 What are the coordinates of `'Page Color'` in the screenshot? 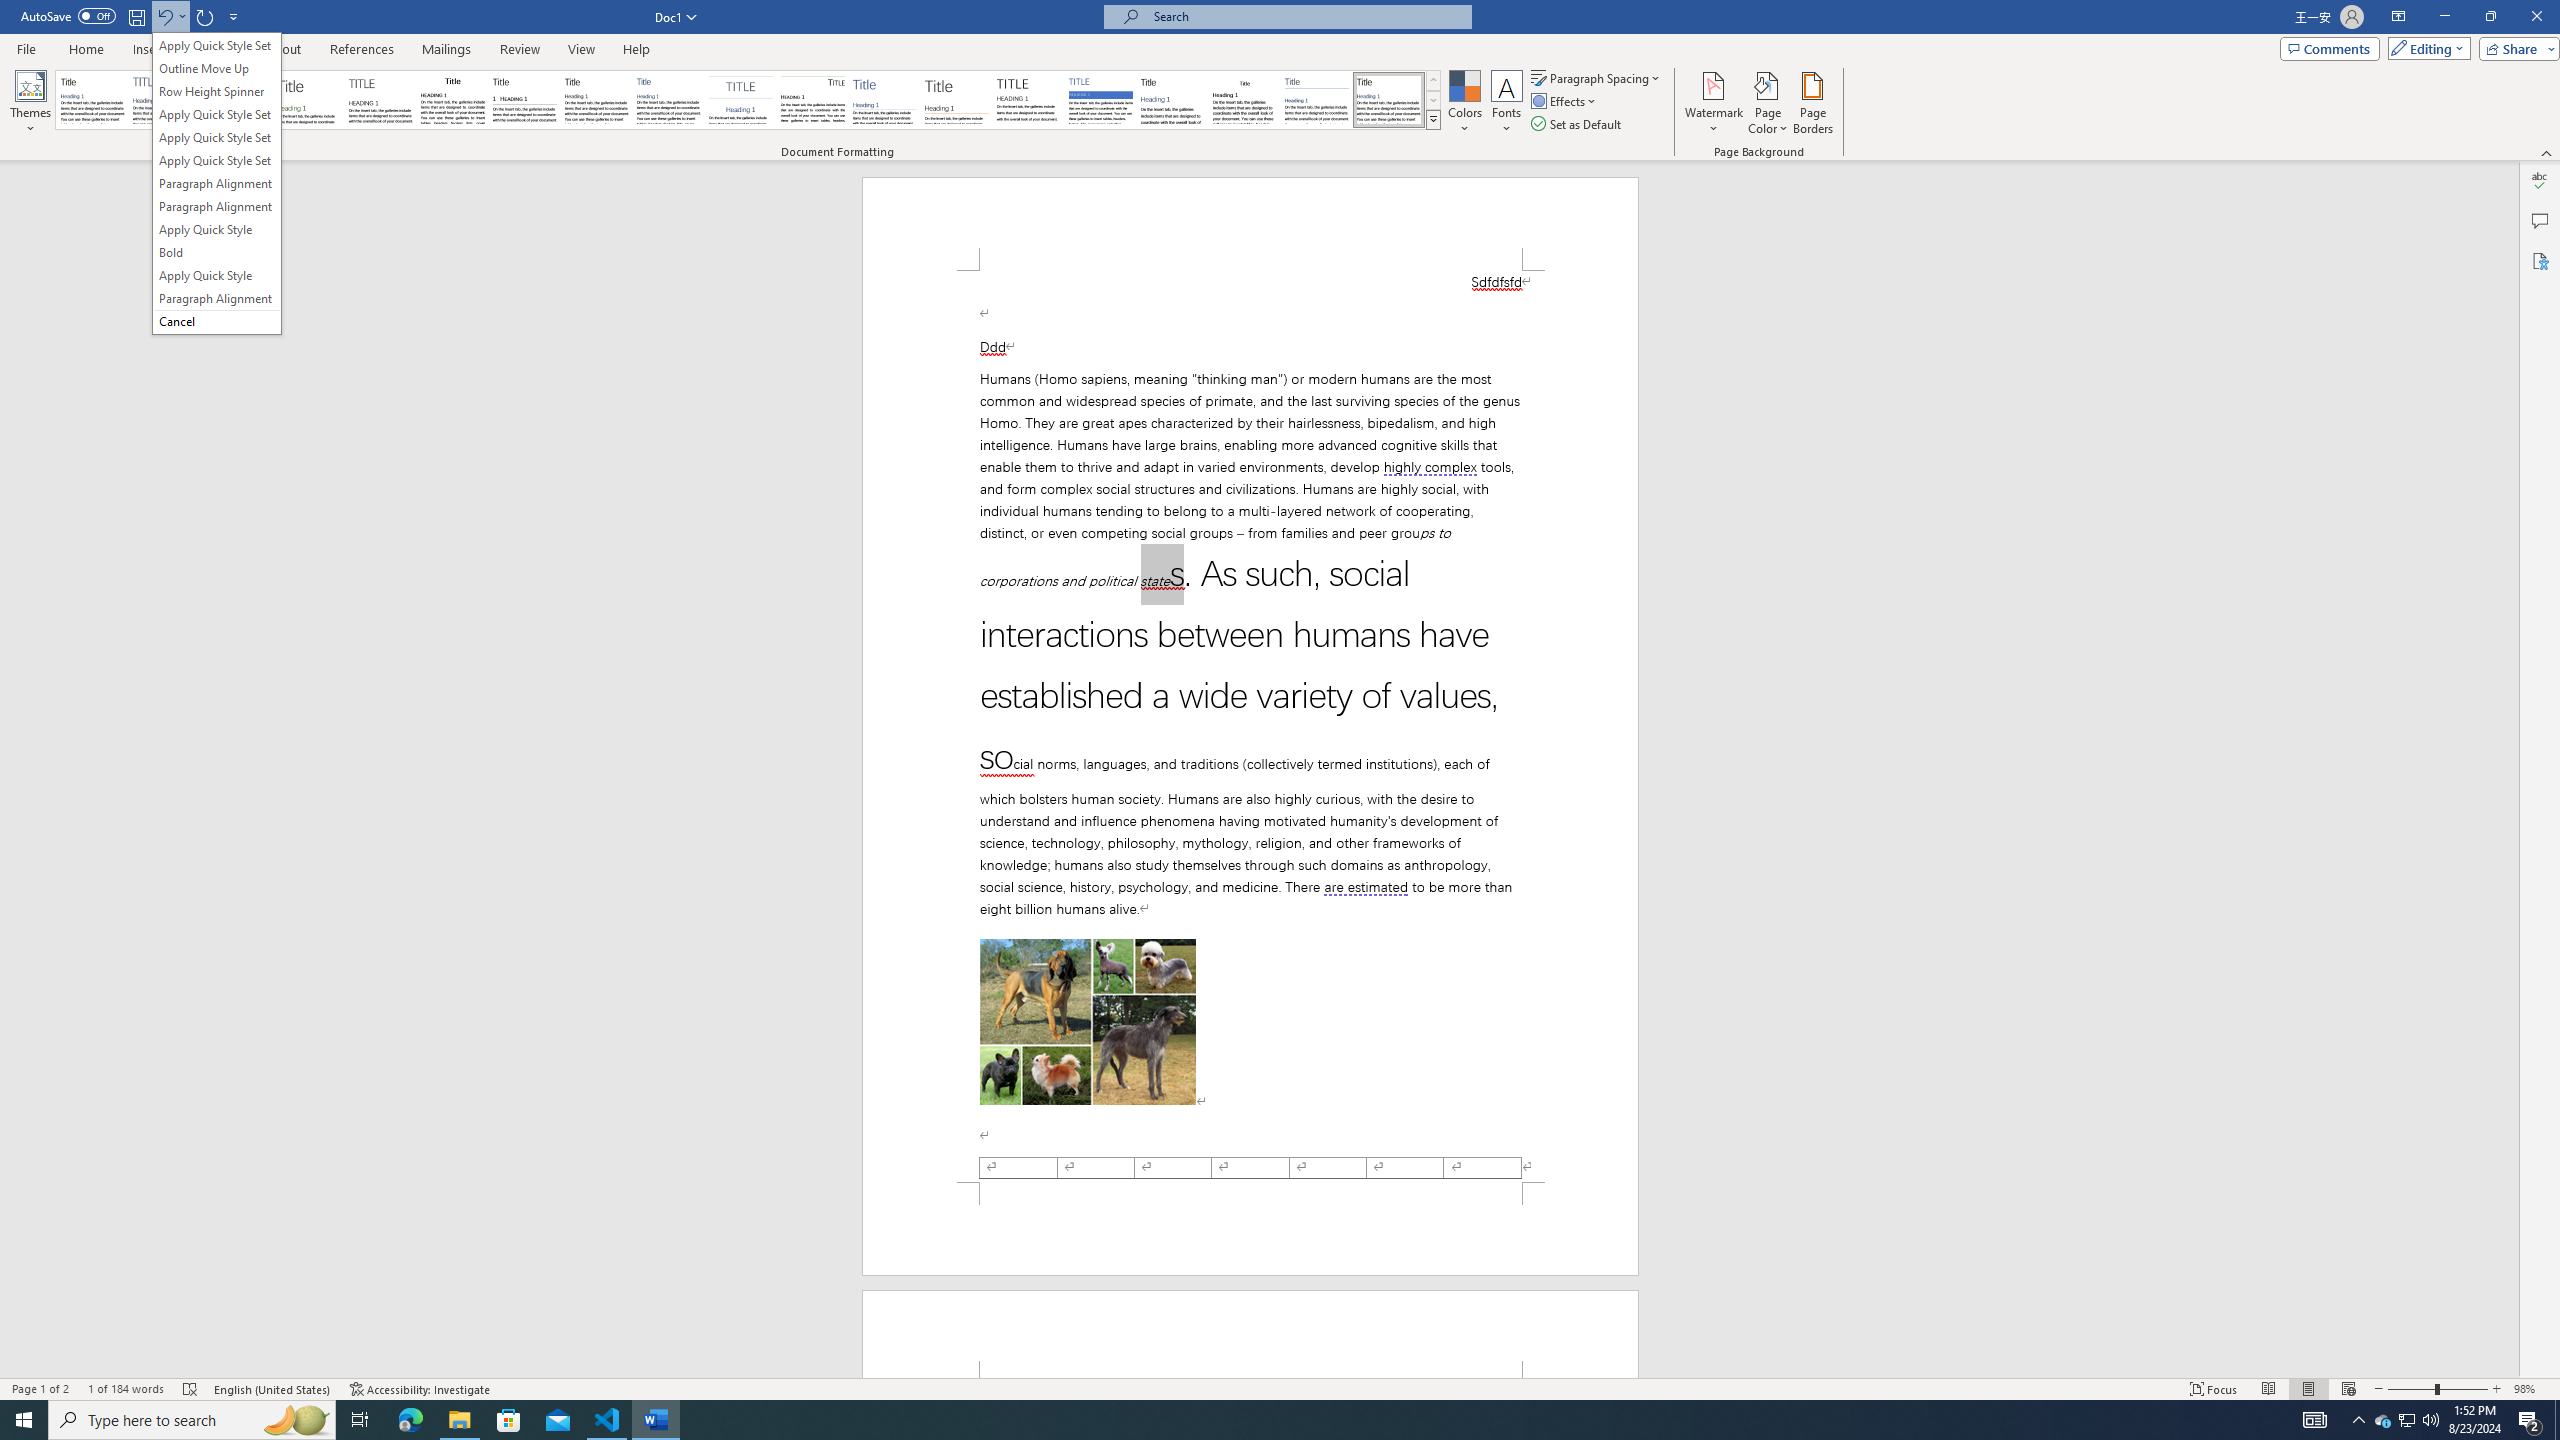 It's located at (1768, 103).